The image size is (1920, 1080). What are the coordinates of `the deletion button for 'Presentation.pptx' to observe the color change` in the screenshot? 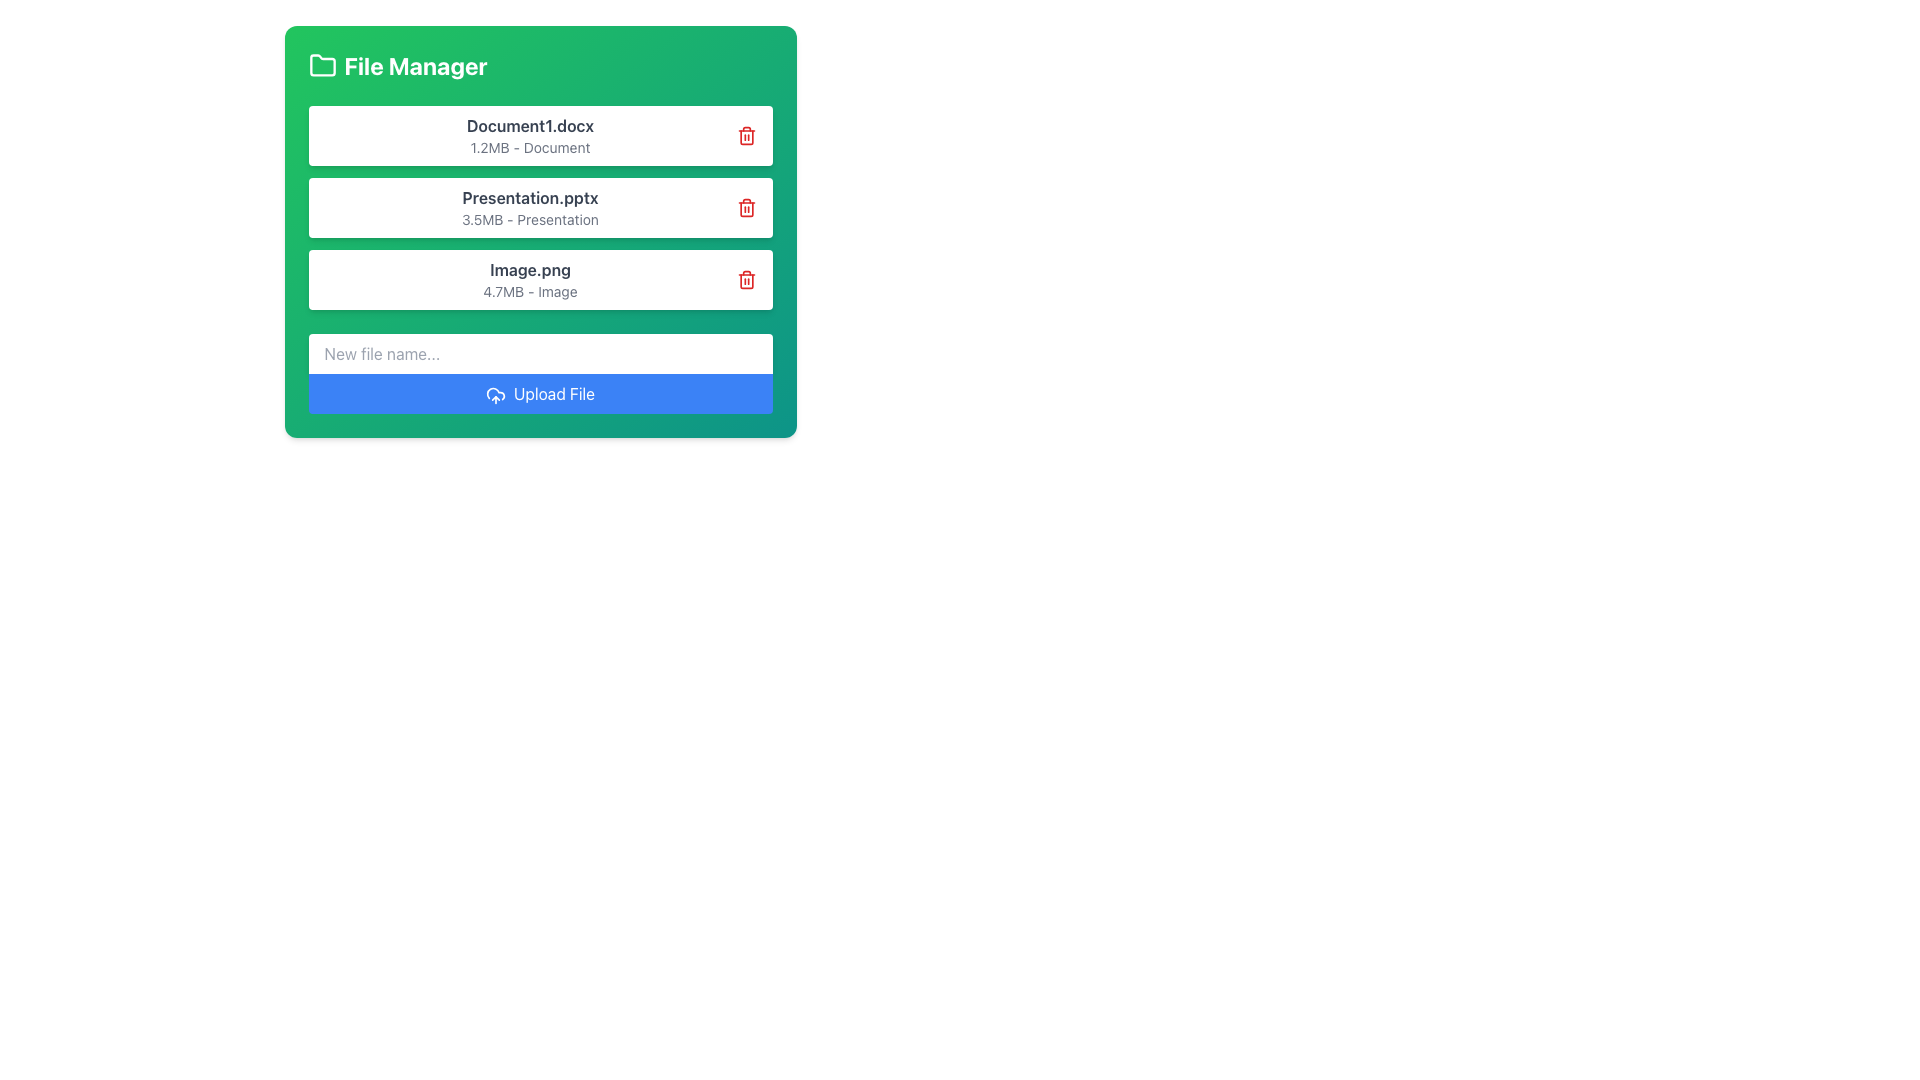 It's located at (745, 208).